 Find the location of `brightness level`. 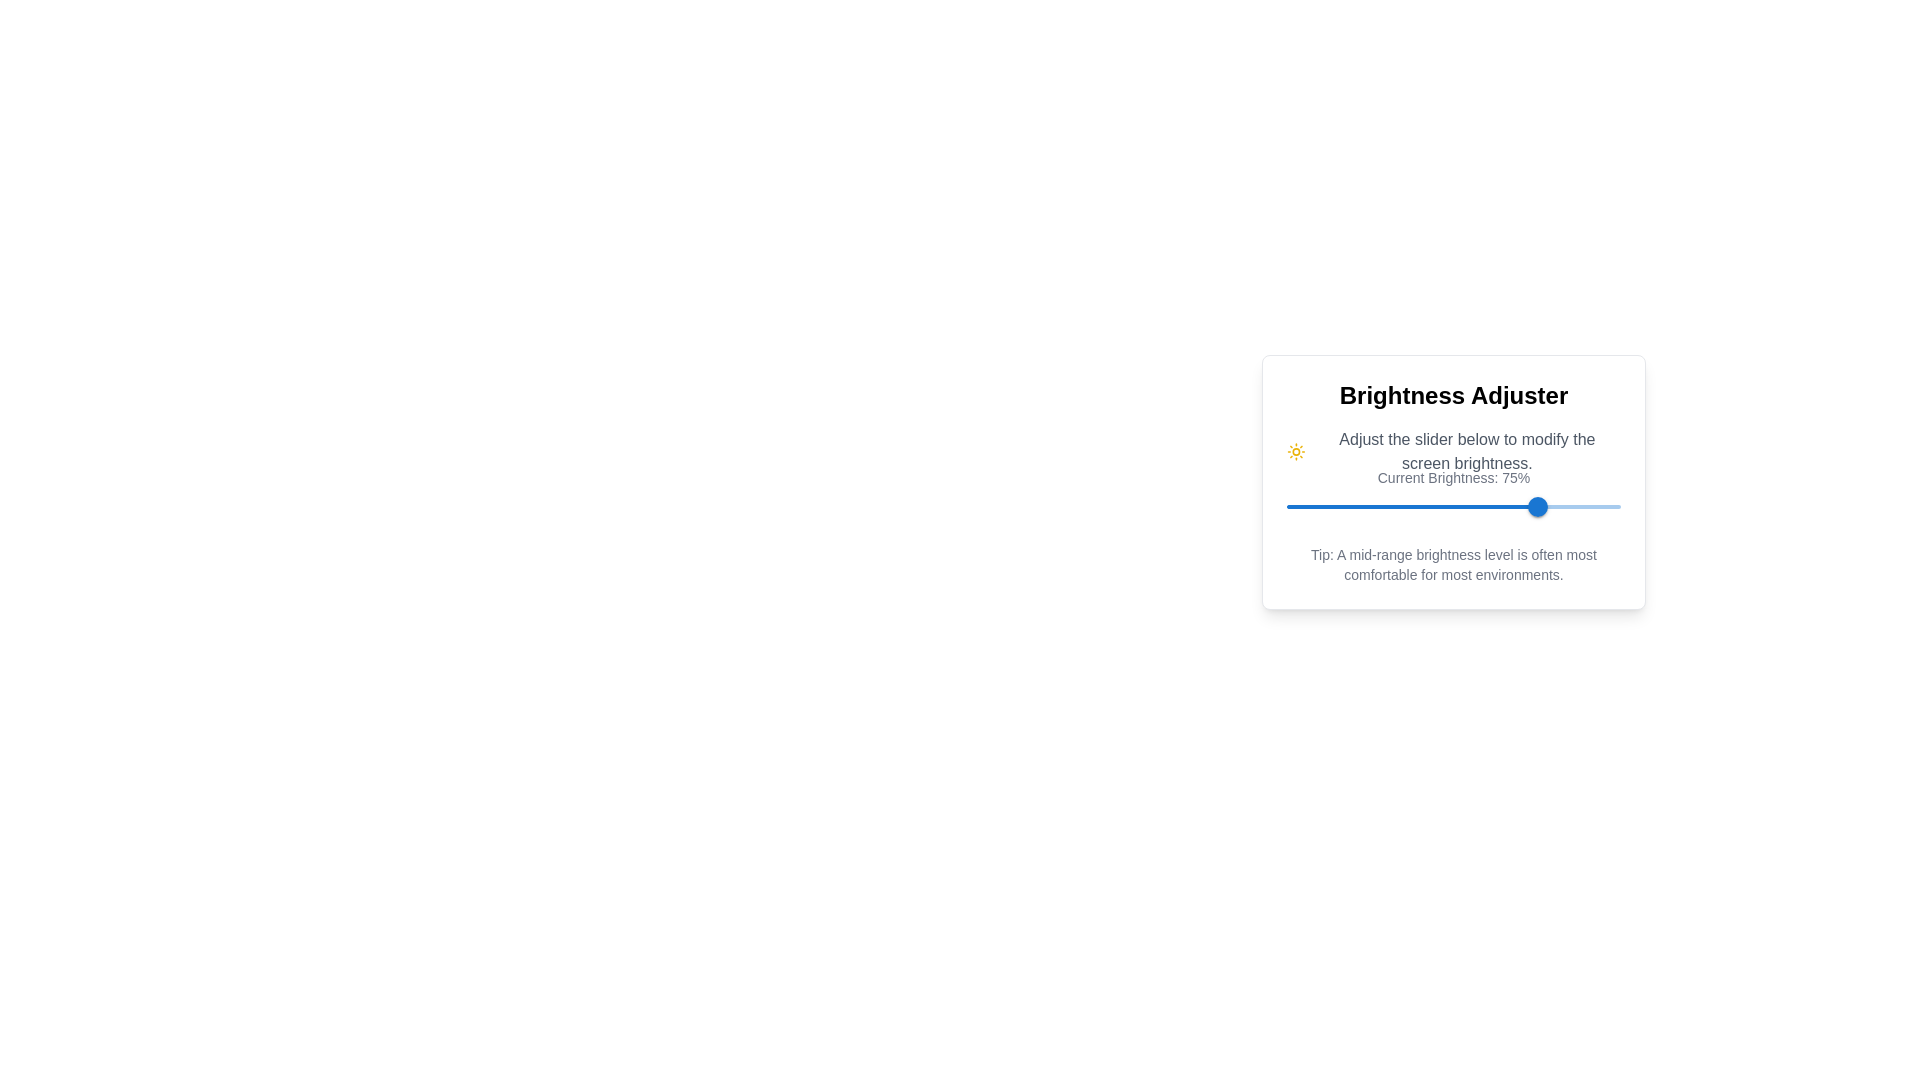

brightness level is located at coordinates (1433, 505).